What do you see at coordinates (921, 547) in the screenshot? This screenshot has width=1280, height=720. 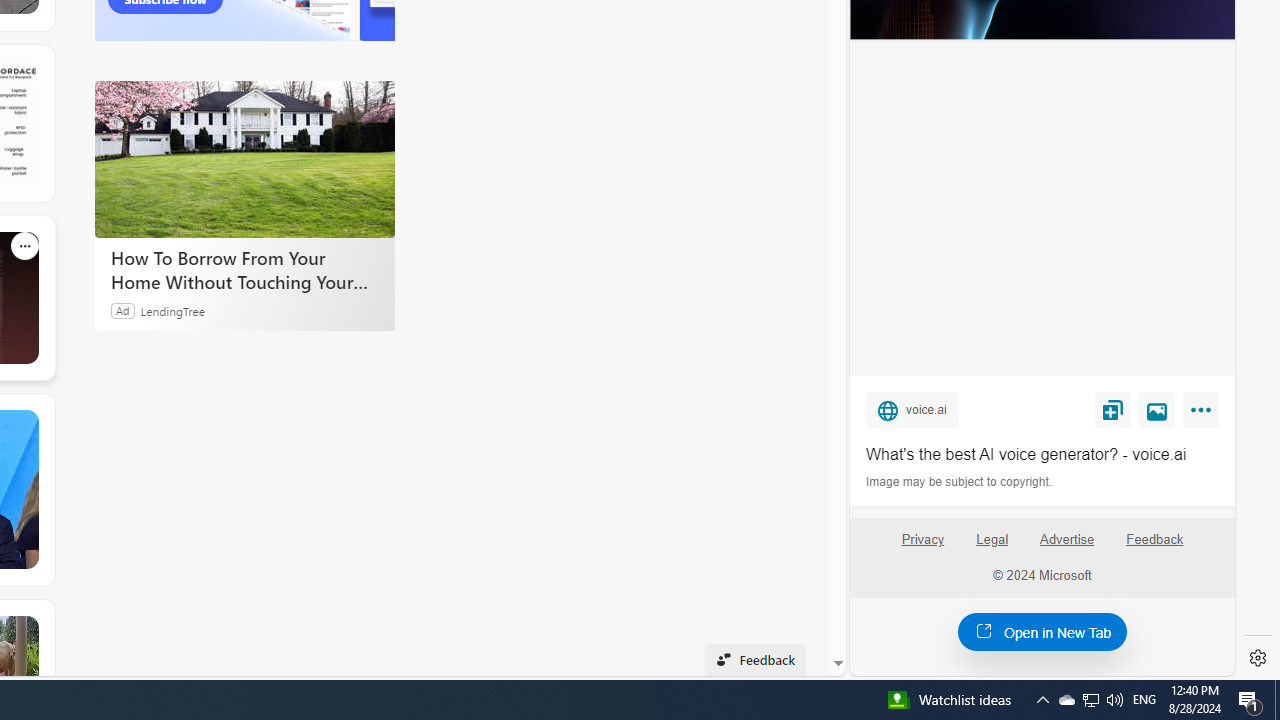 I see `'Privacy'` at bounding box center [921, 547].